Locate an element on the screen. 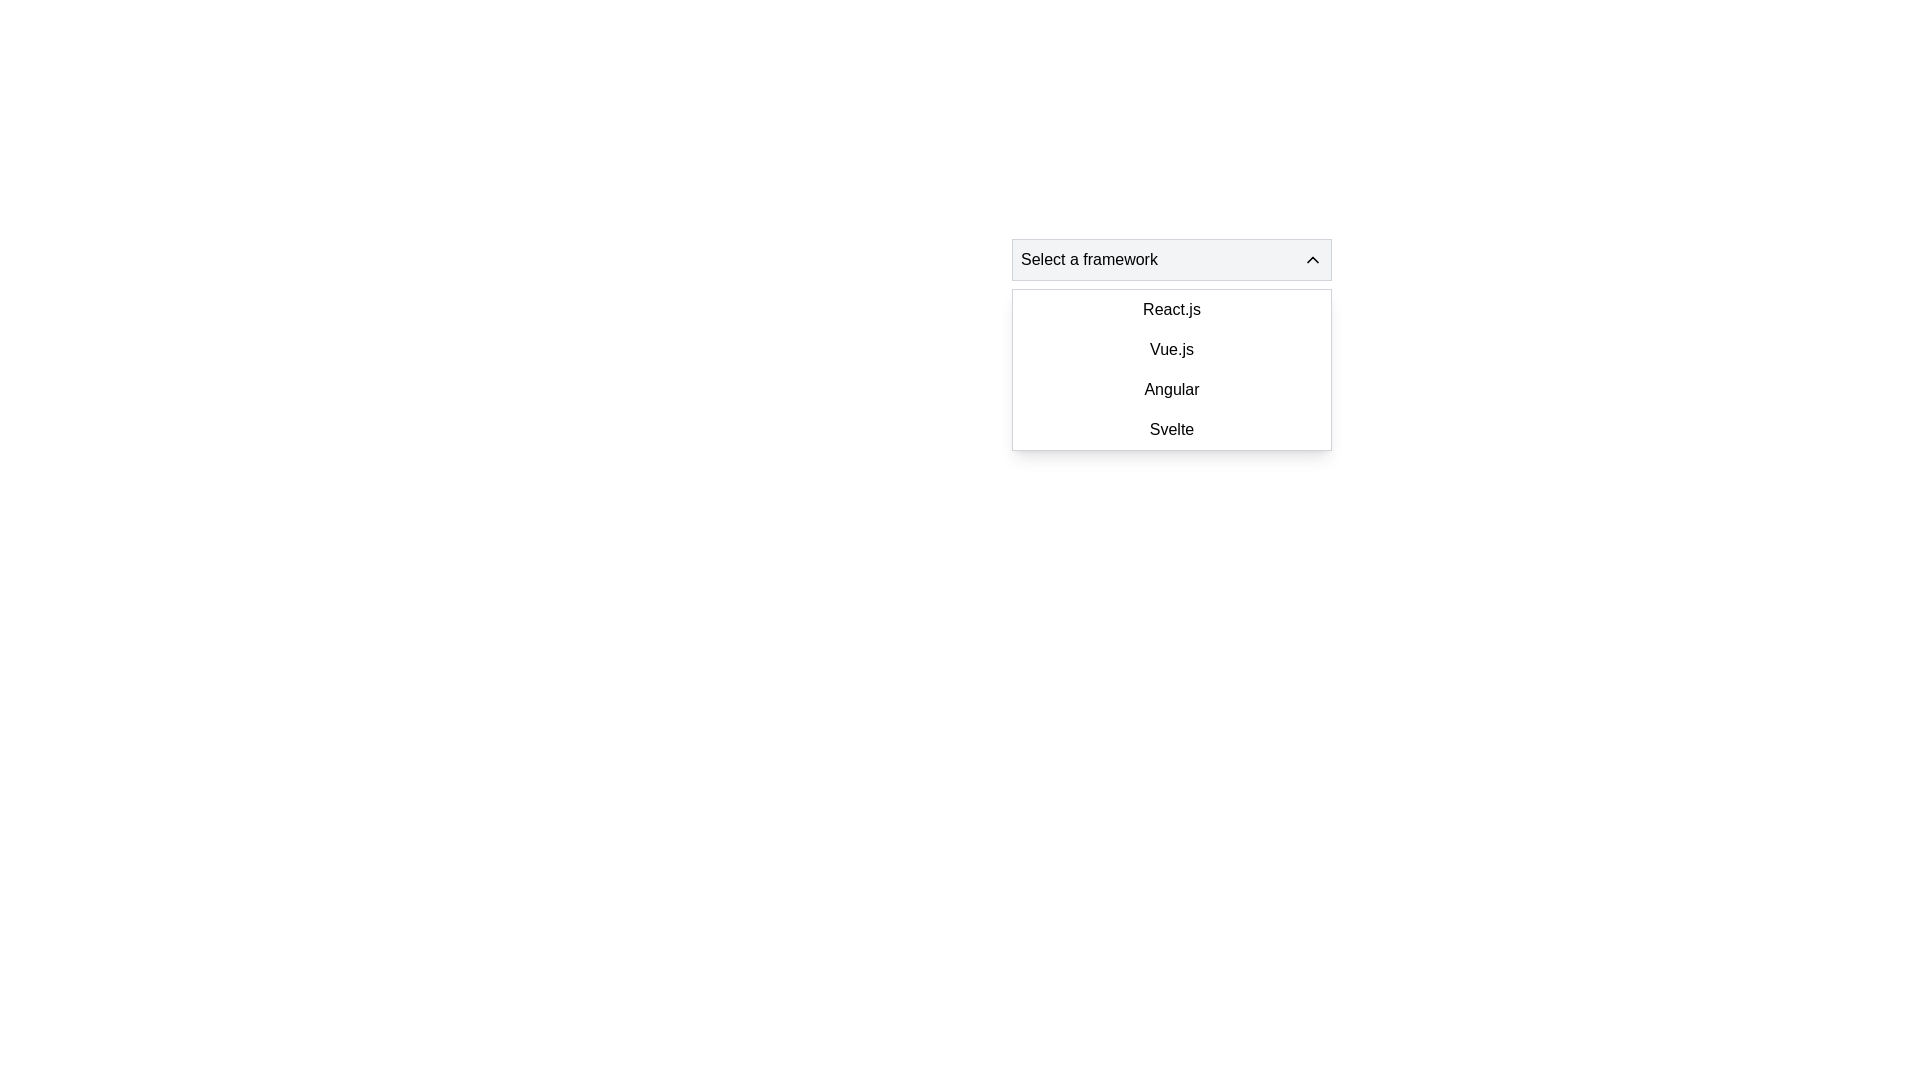  the small upward-pointing chevron icon with a black outline located on the right side of the 'Select a framework' dropdown is located at coordinates (1313, 258).